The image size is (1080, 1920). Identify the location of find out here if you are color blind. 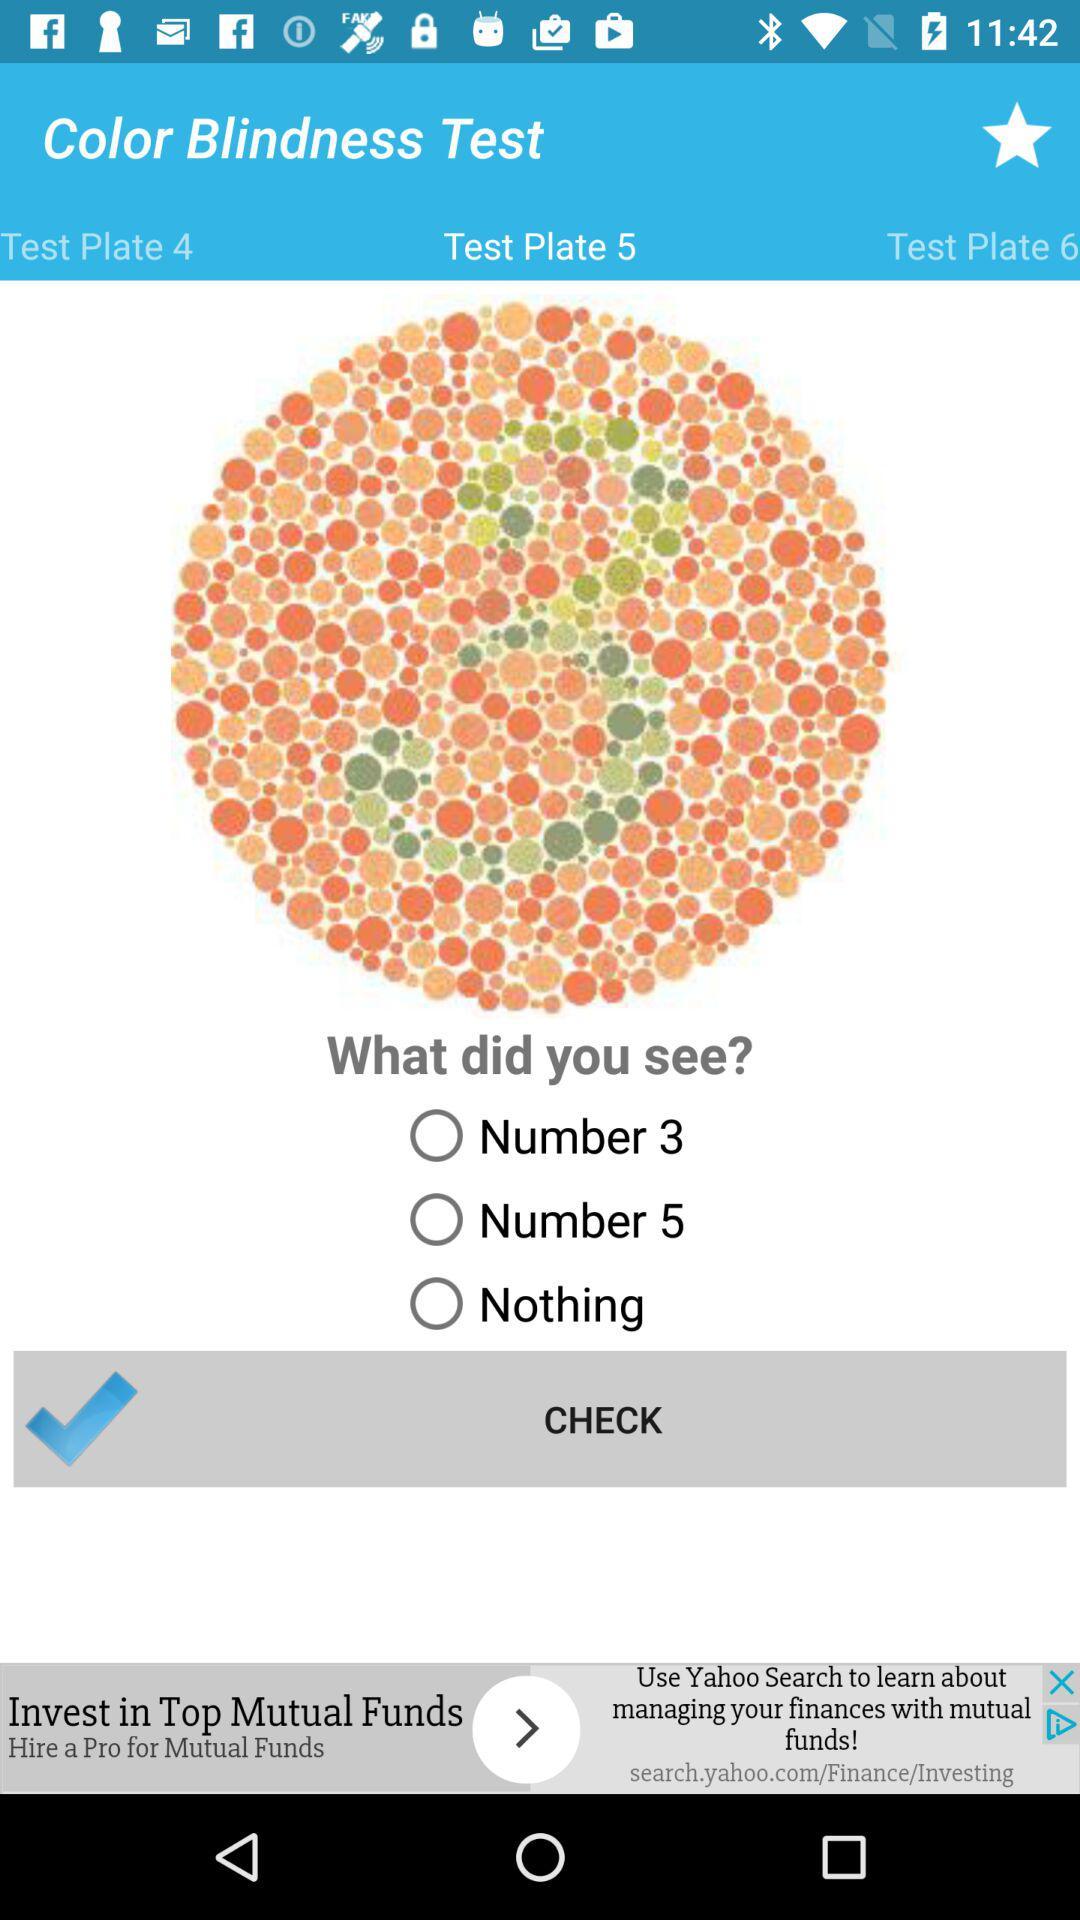
(540, 1727).